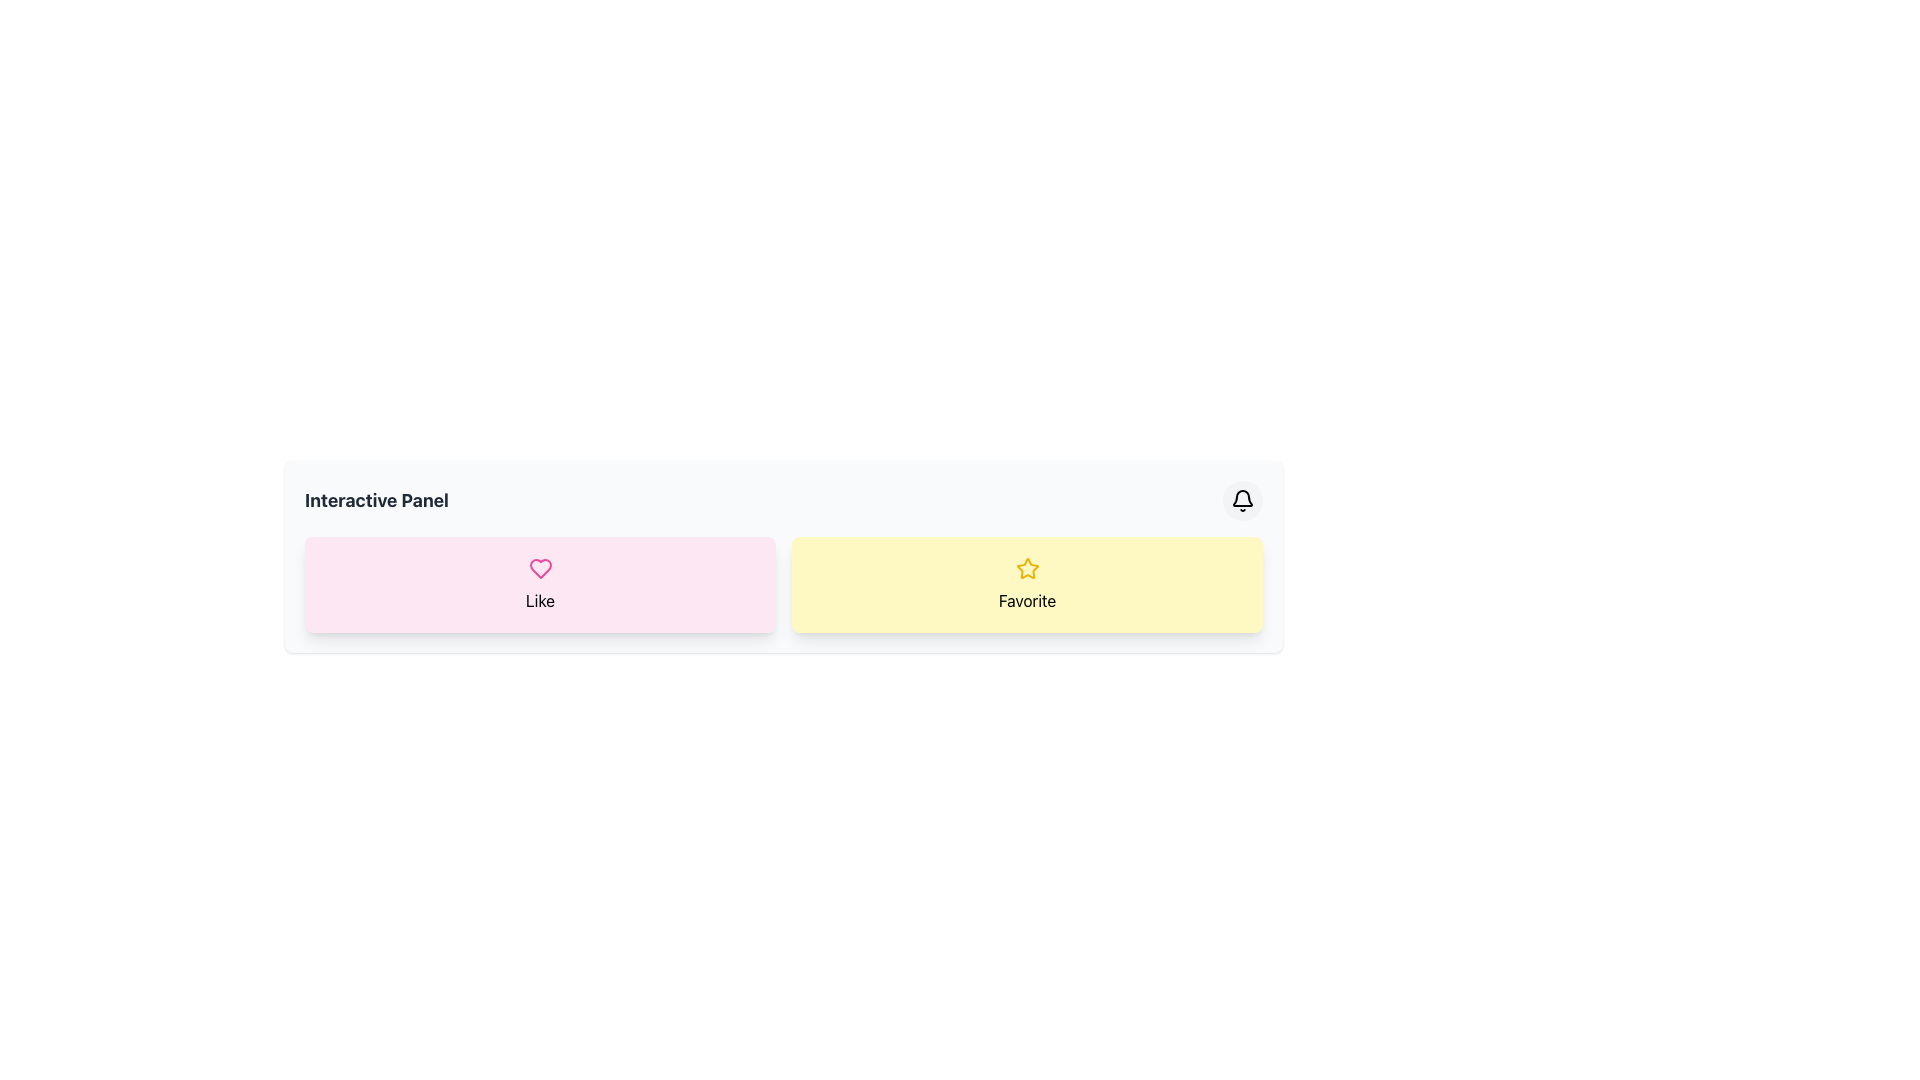  What do you see at coordinates (1242, 500) in the screenshot?
I see `the bell icon in the top-right corner of the interactive panel, which has a light gray circular background` at bounding box center [1242, 500].